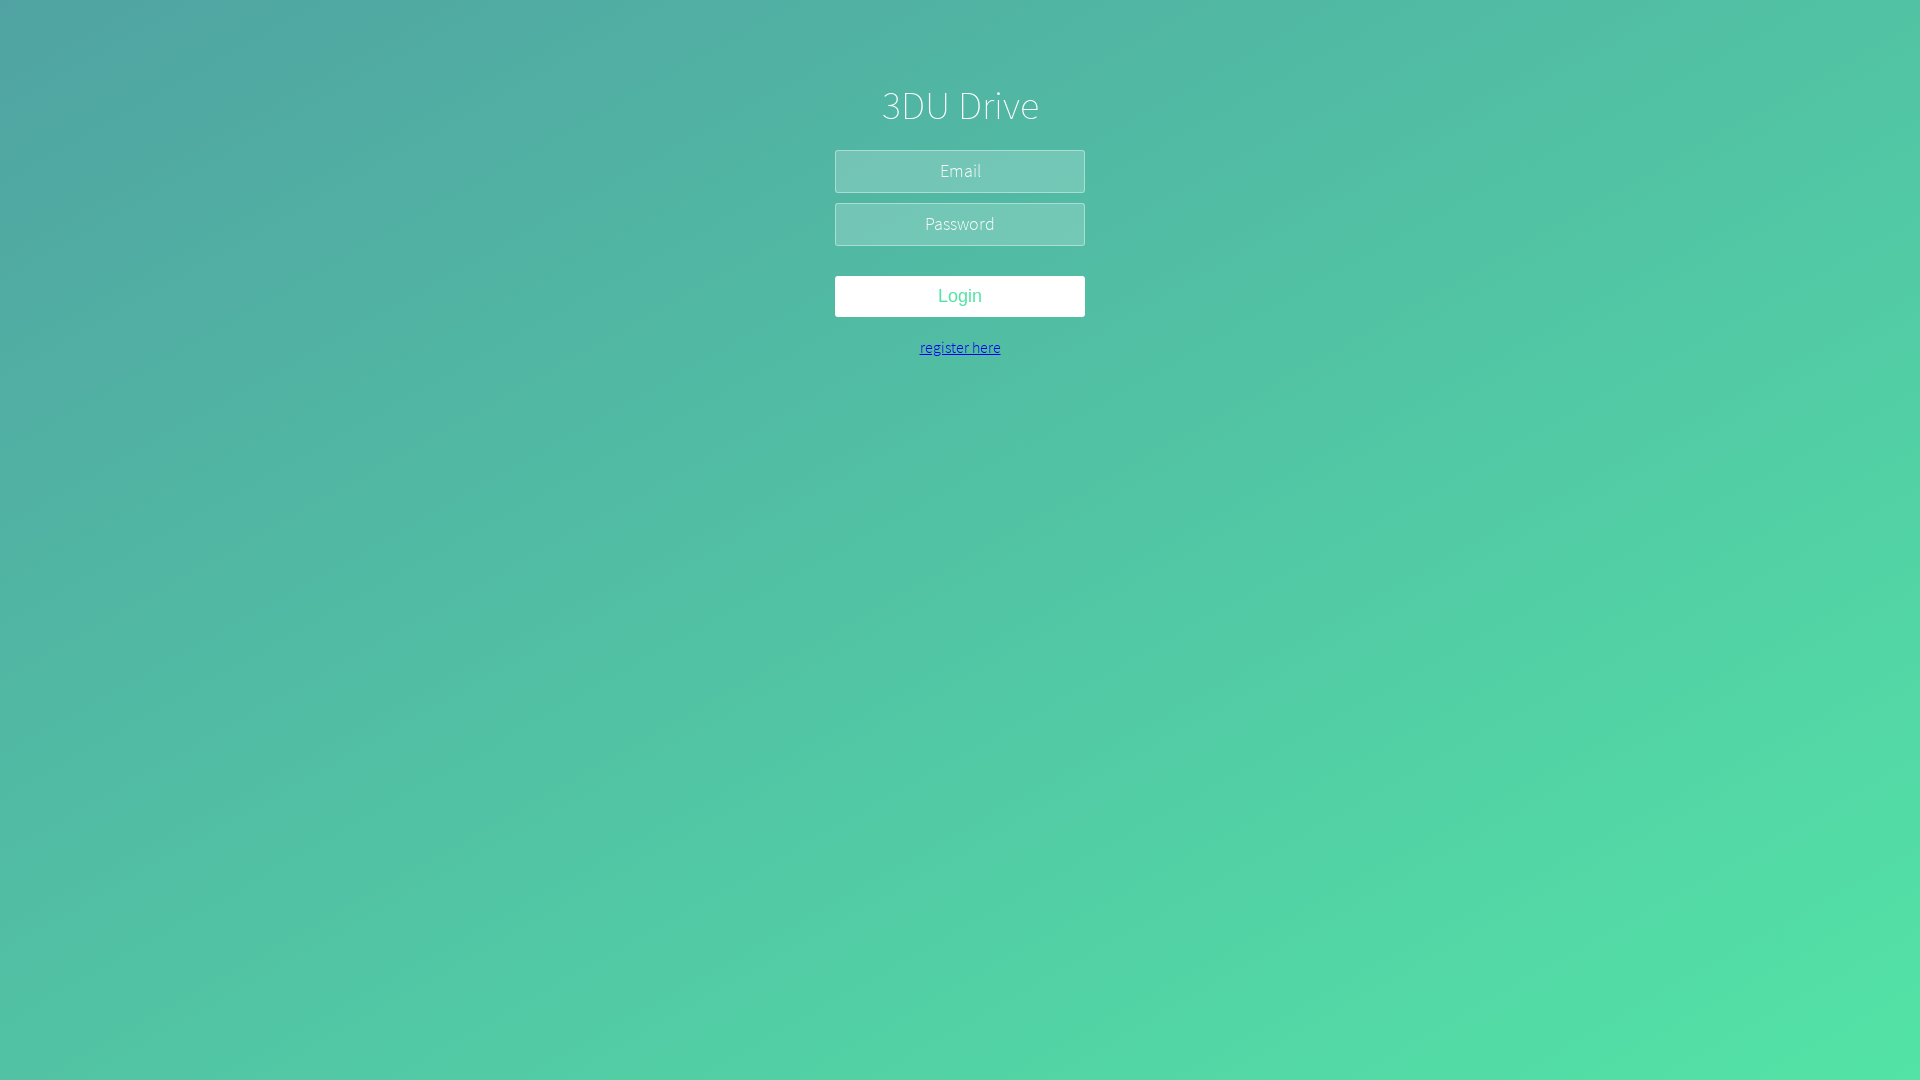 This screenshot has width=1920, height=1080. I want to click on 'register here', so click(960, 346).